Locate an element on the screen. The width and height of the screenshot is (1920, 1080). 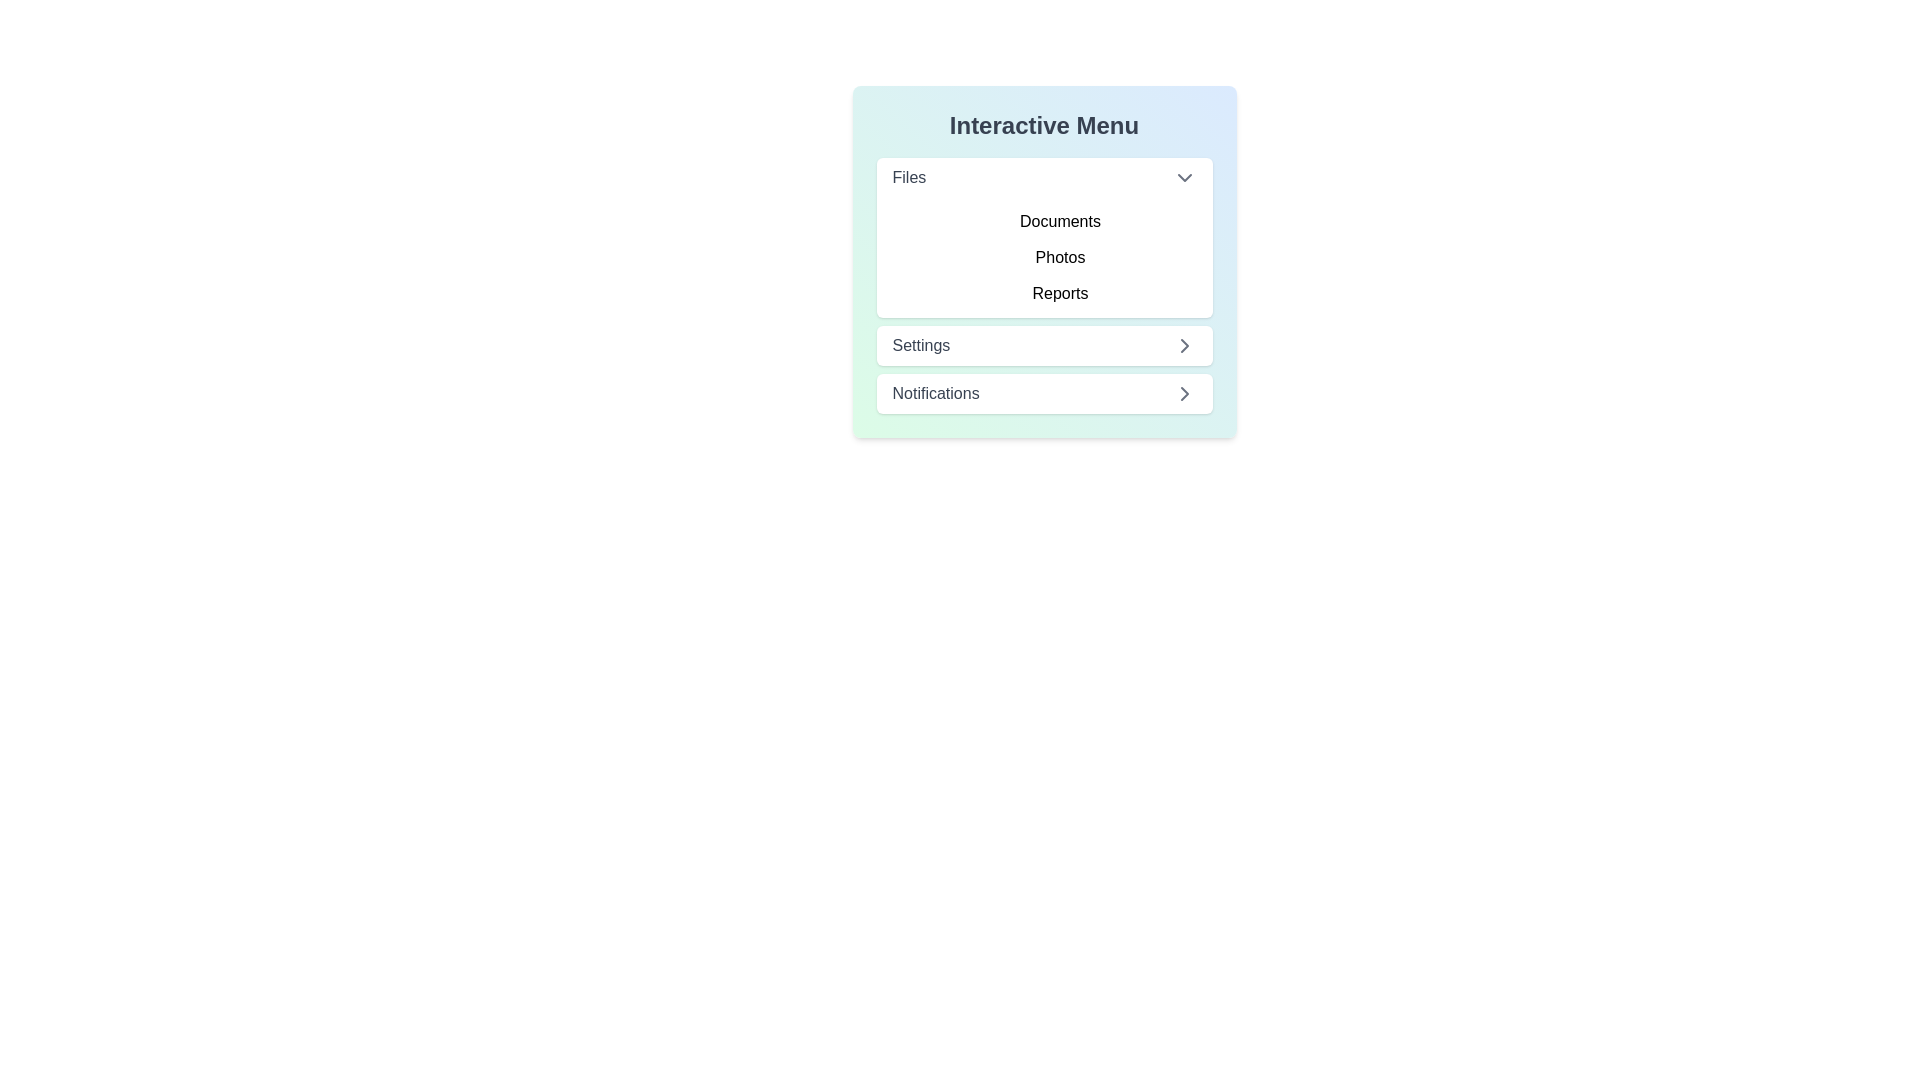
the 'Photos' text label, which is the second interactive text option under the 'Files' section is located at coordinates (1059, 257).